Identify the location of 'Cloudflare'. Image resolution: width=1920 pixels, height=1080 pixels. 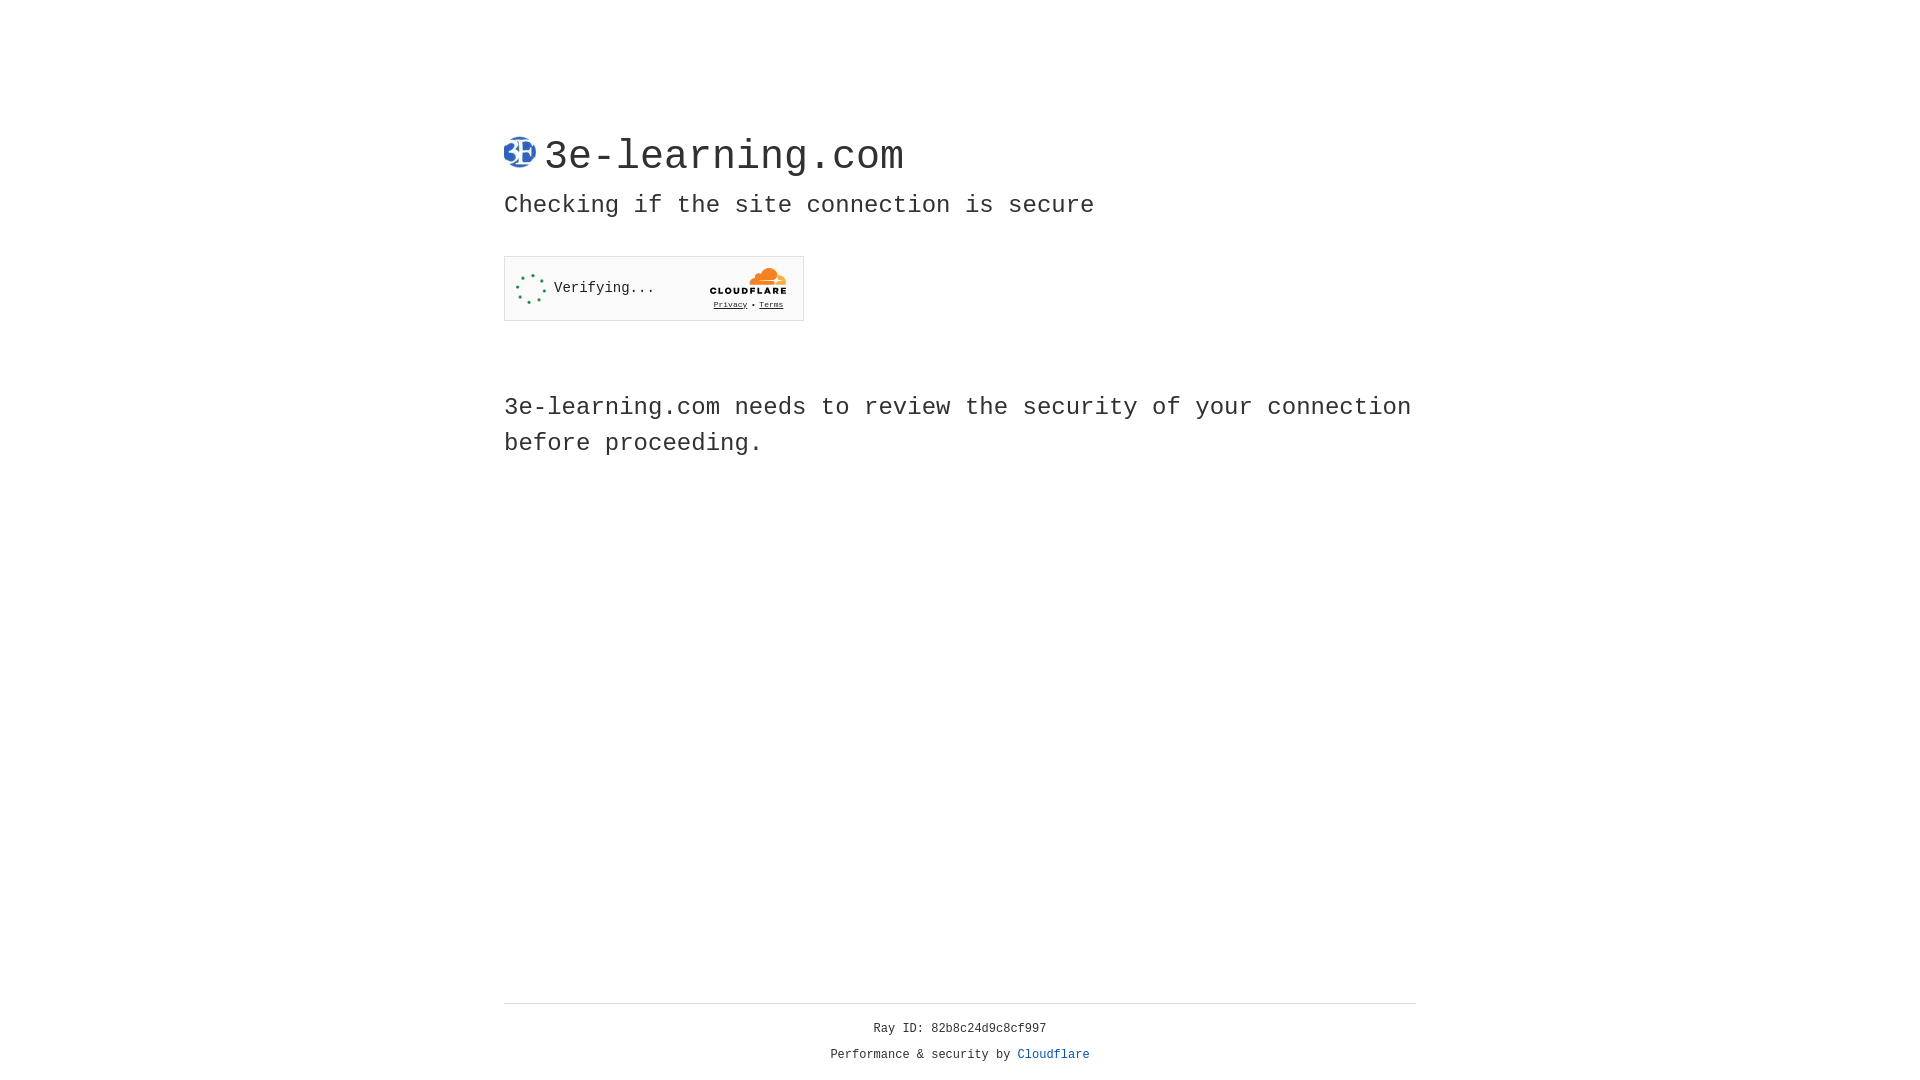
(1053, 1054).